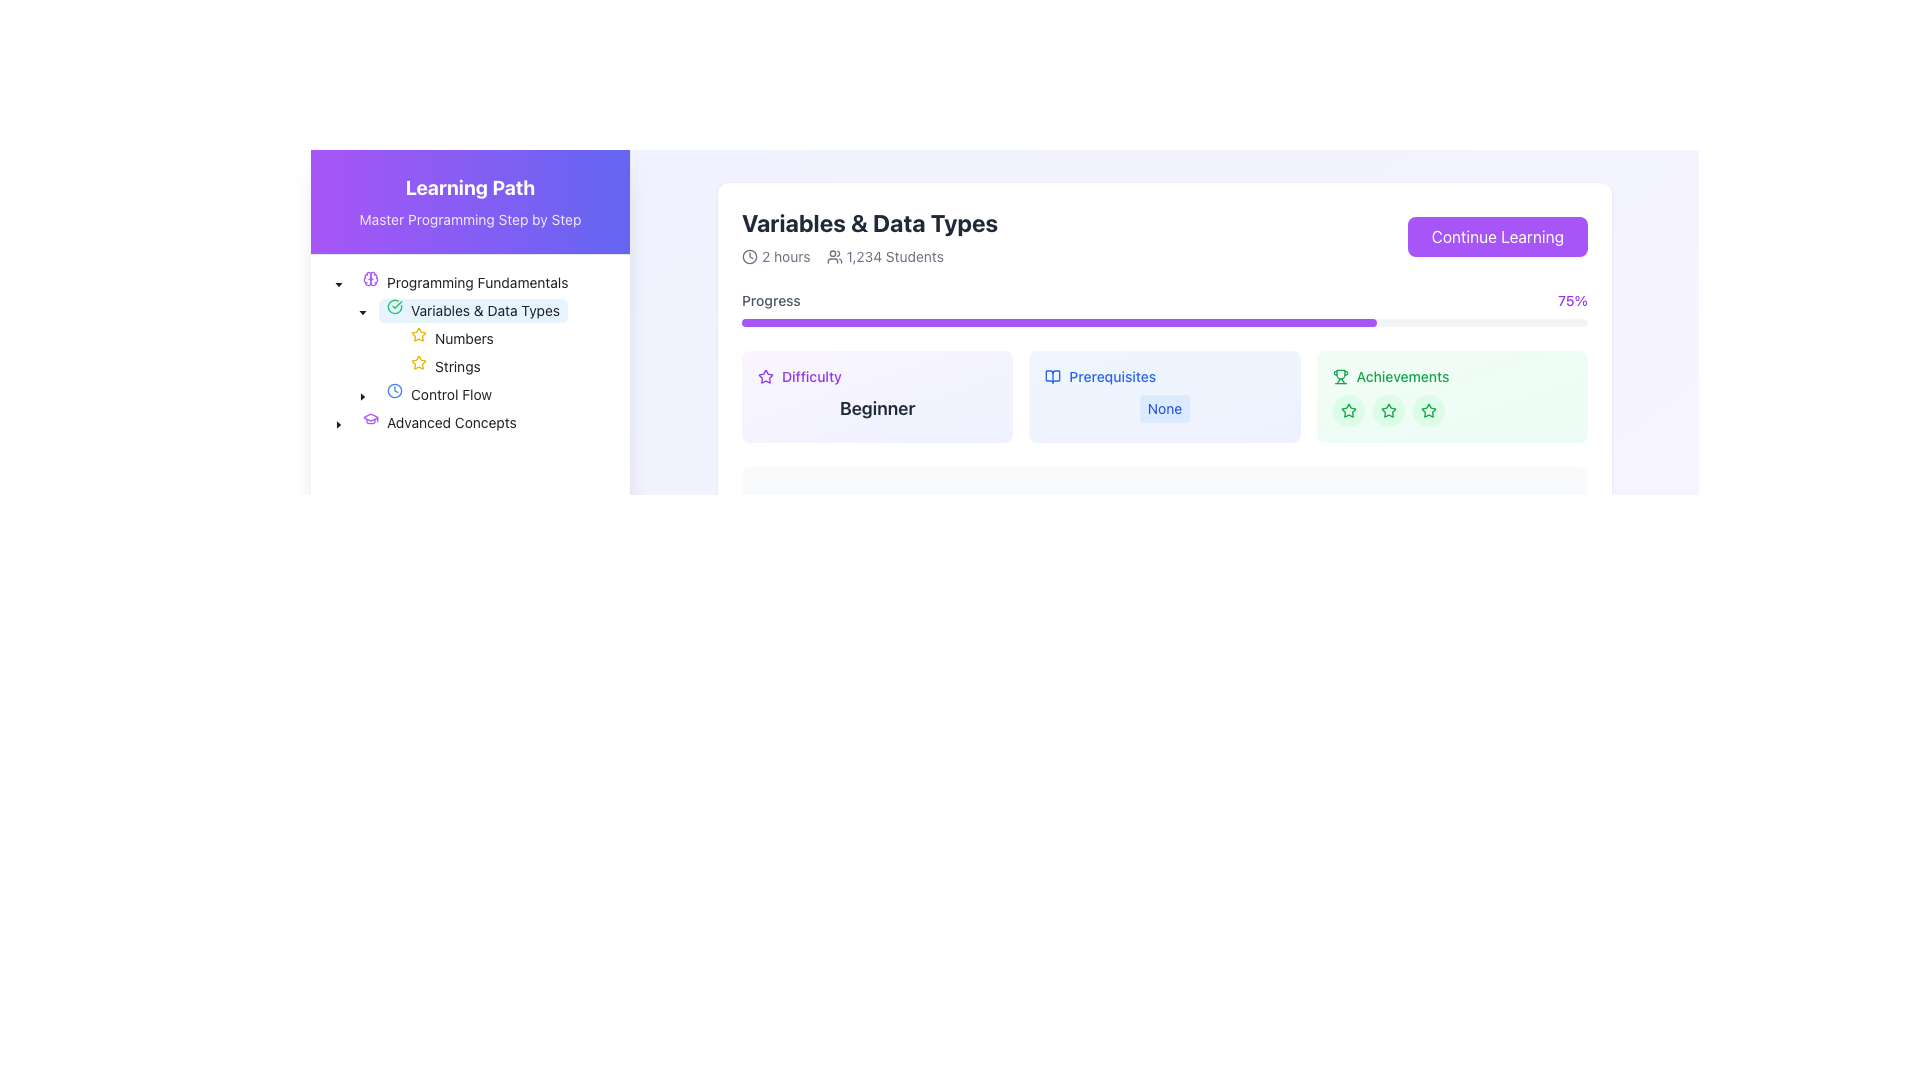 The image size is (1920, 1080). I want to click on the Informational Badge with a light blue background and blue text displaying 'None', located in the 'Prerequisites' section of the UI, so click(1165, 407).